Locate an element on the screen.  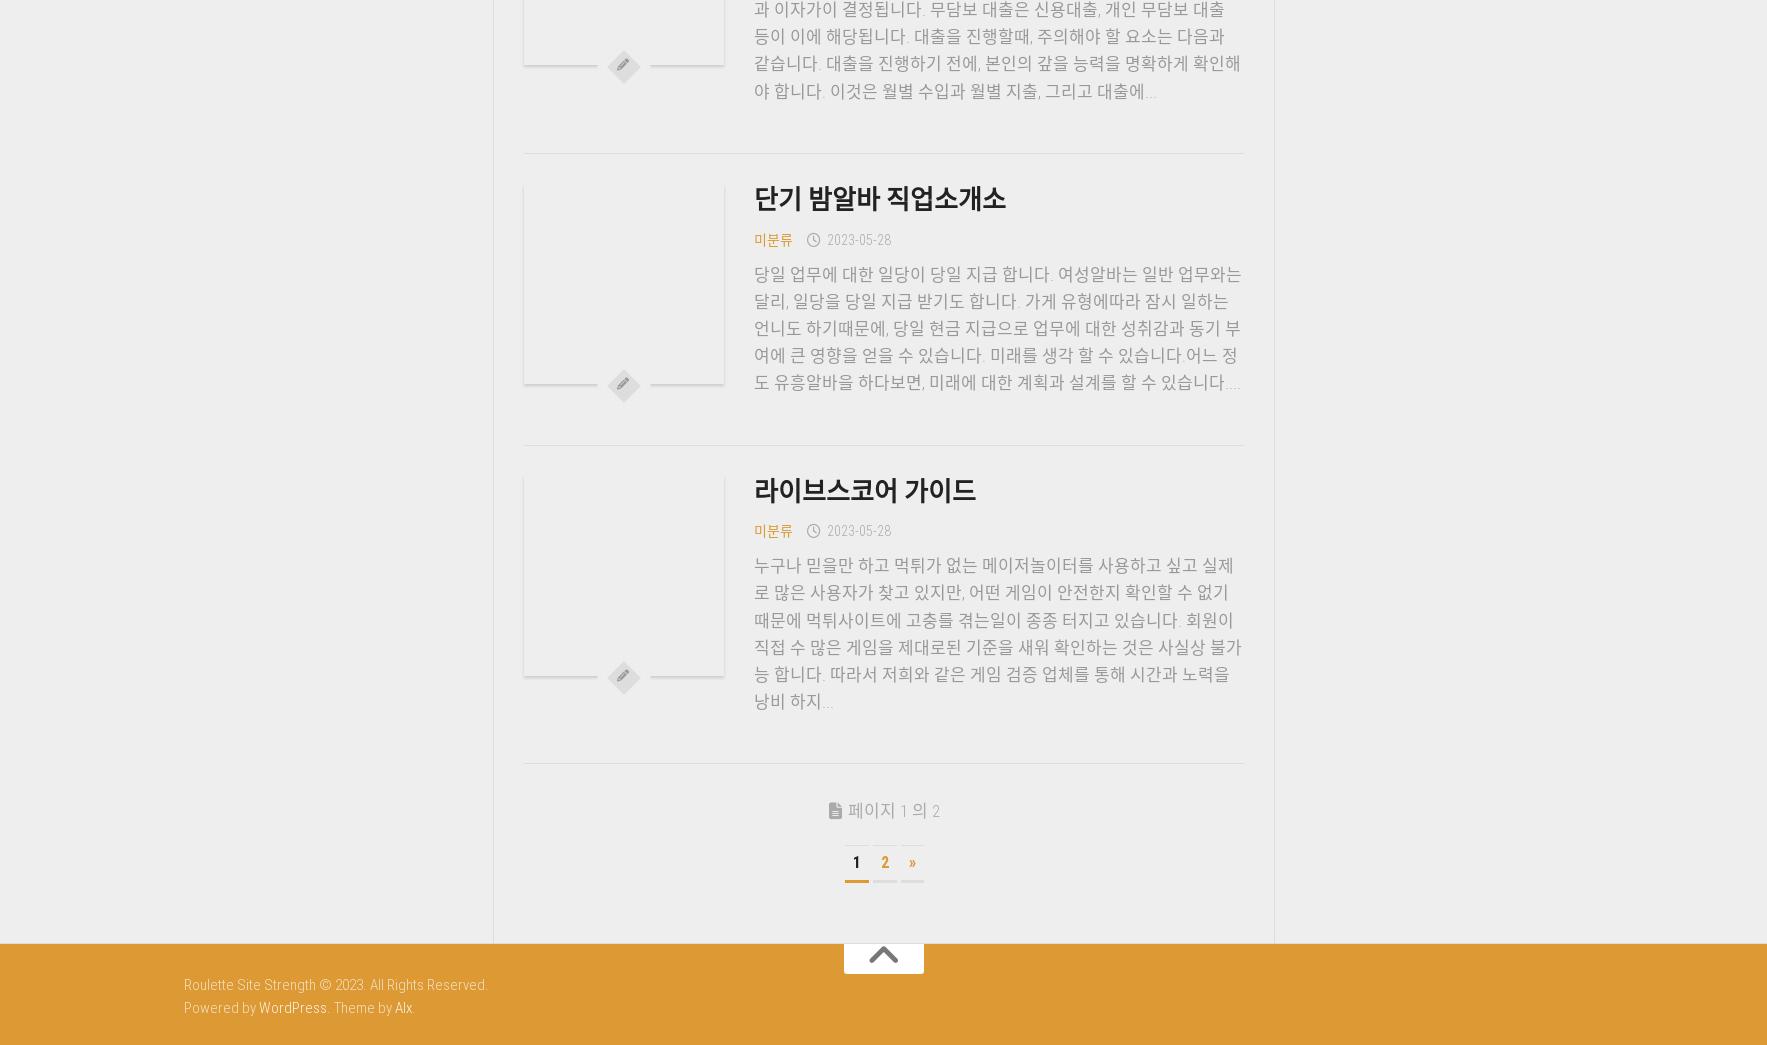
'Powered by' is located at coordinates (182, 1006).